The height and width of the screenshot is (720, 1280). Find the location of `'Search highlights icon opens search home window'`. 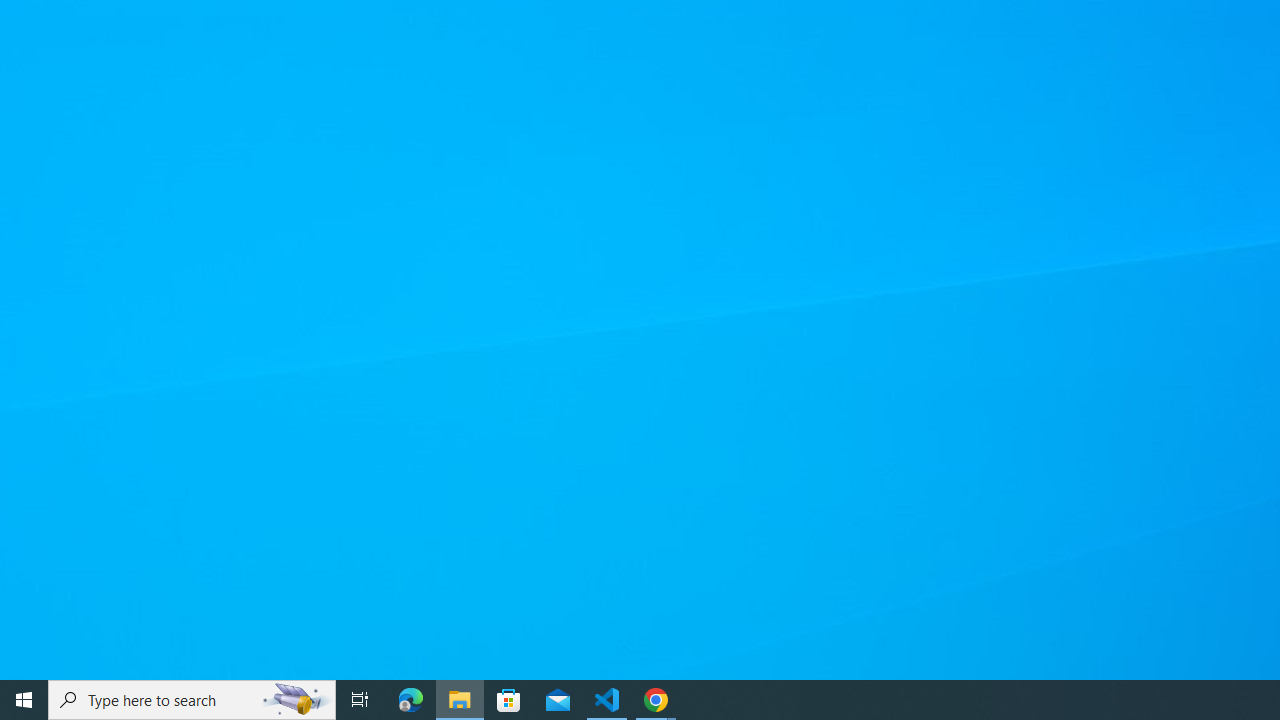

'Search highlights icon opens search home window' is located at coordinates (294, 698).